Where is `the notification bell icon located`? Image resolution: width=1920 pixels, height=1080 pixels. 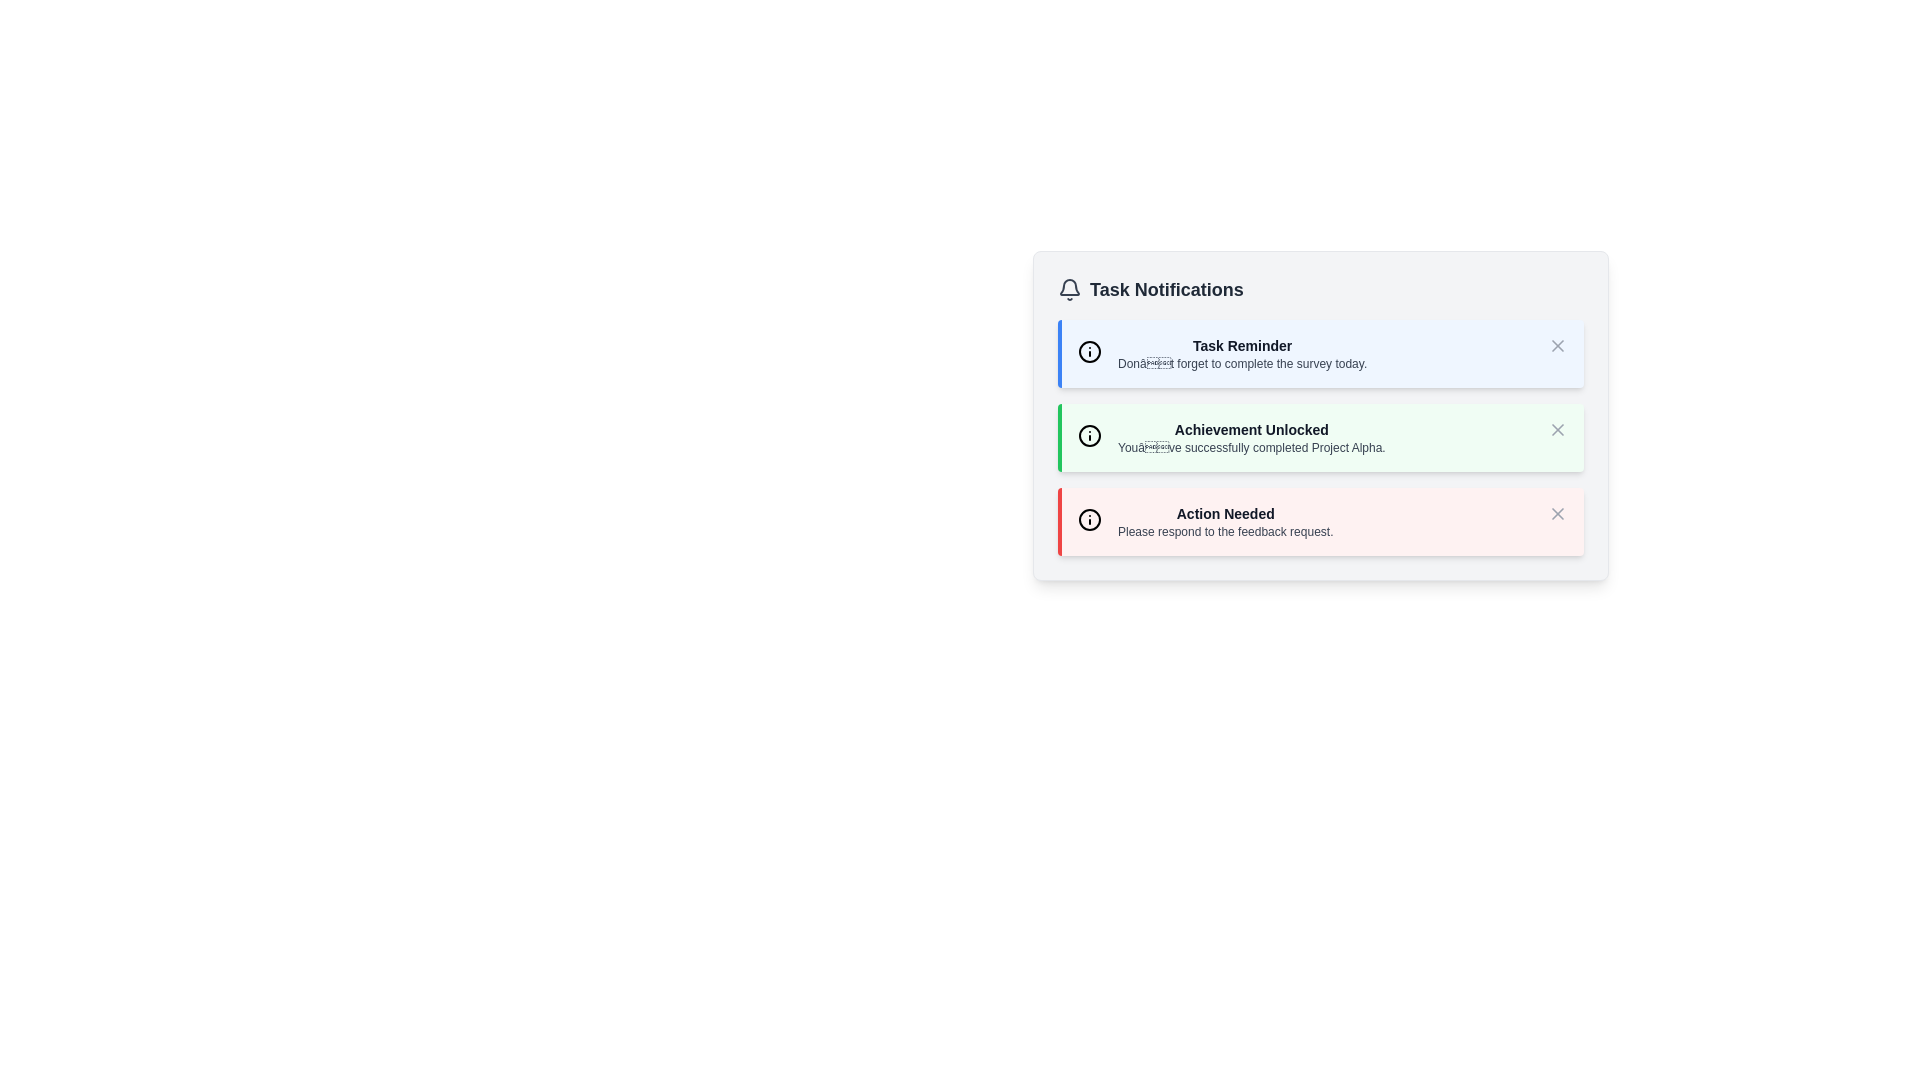
the notification bell icon located is located at coordinates (1069, 286).